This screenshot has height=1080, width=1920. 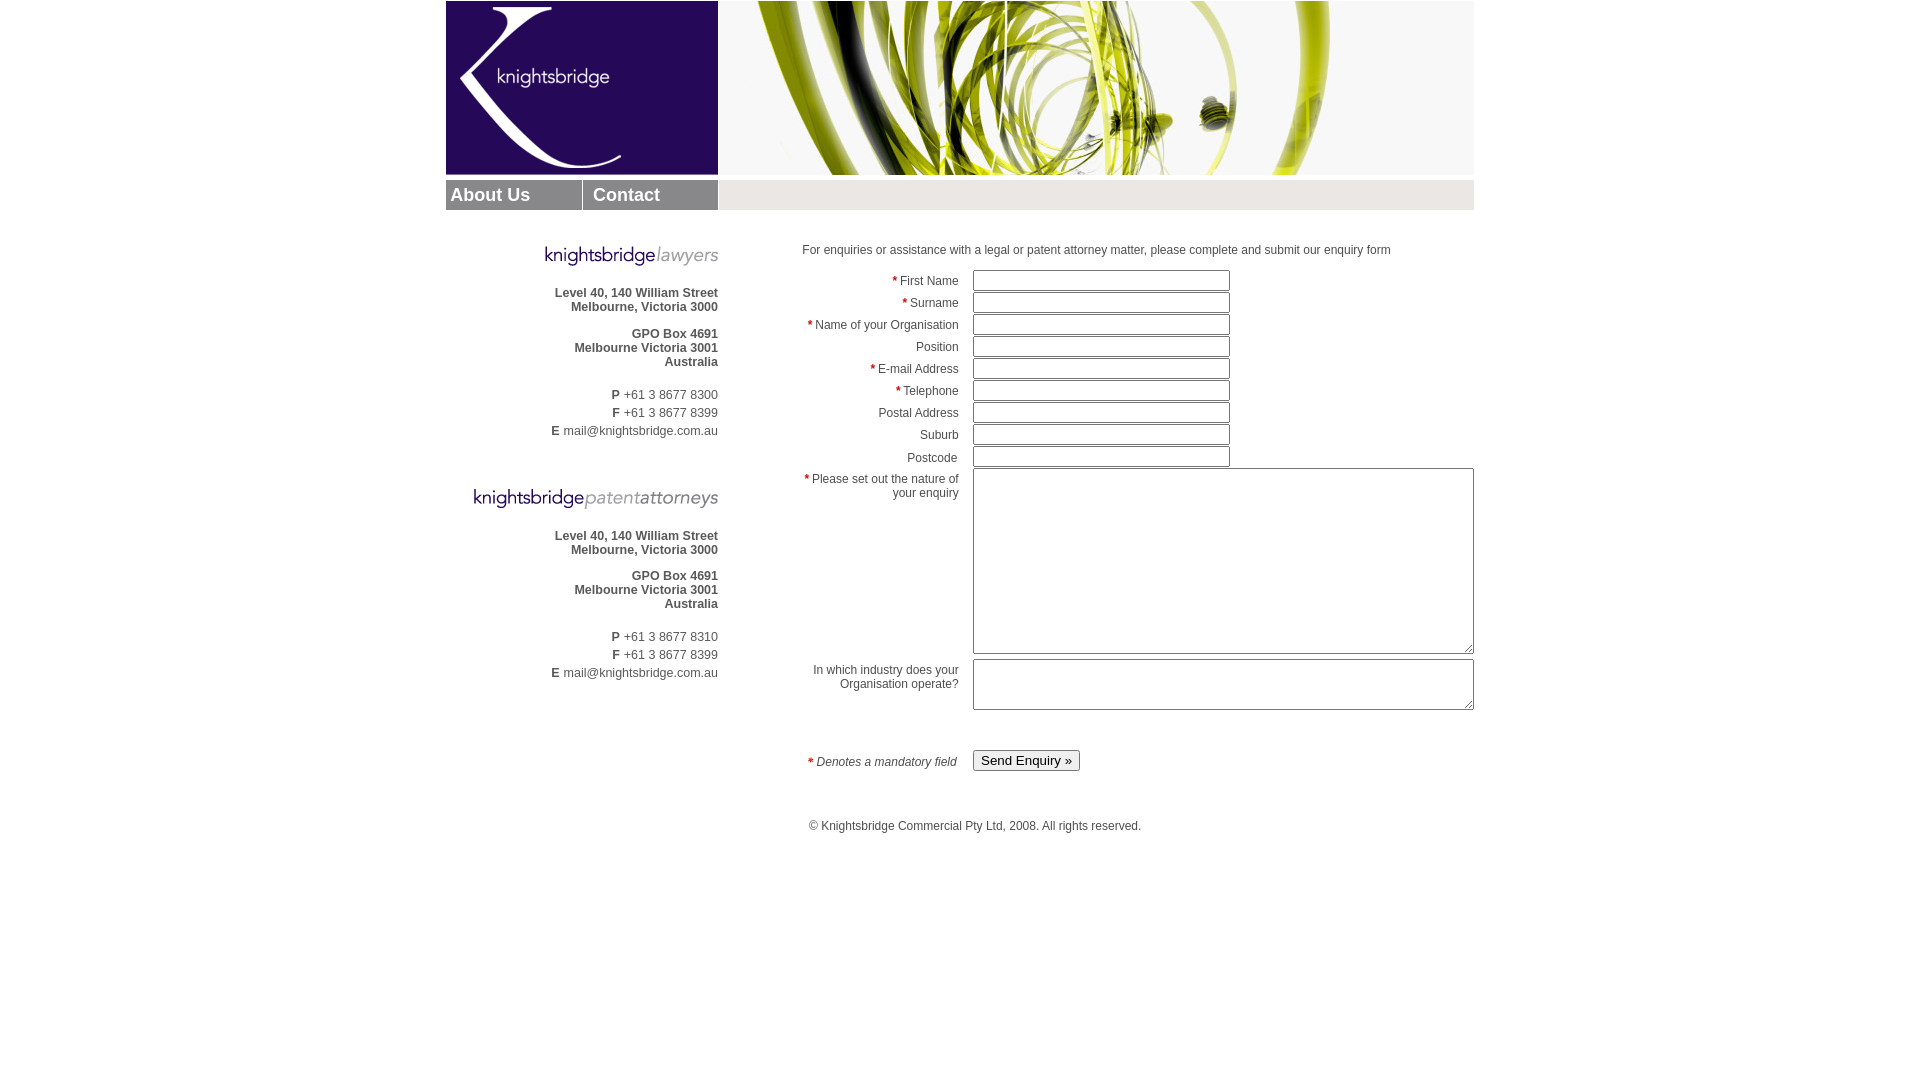 I want to click on 'First Name', so click(x=1100, y=280).